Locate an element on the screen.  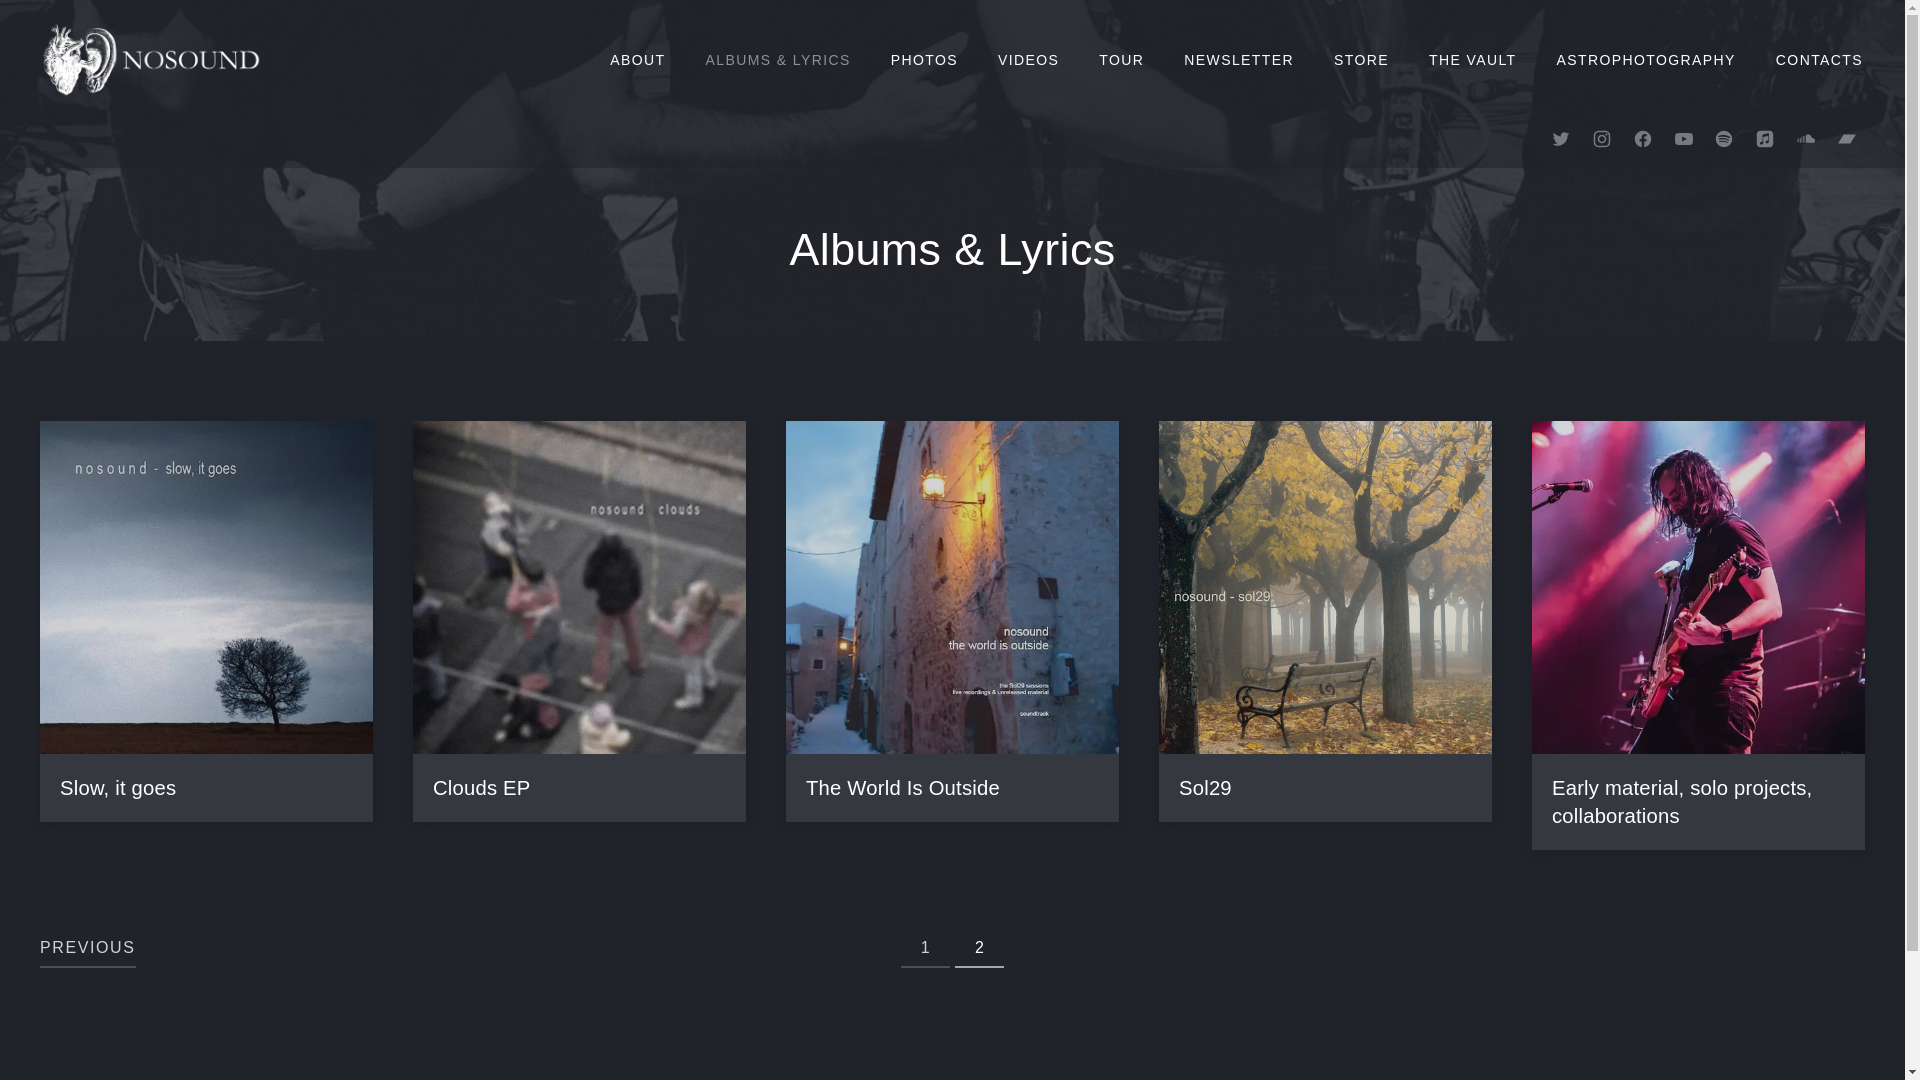
'VIDEOS' is located at coordinates (1028, 59).